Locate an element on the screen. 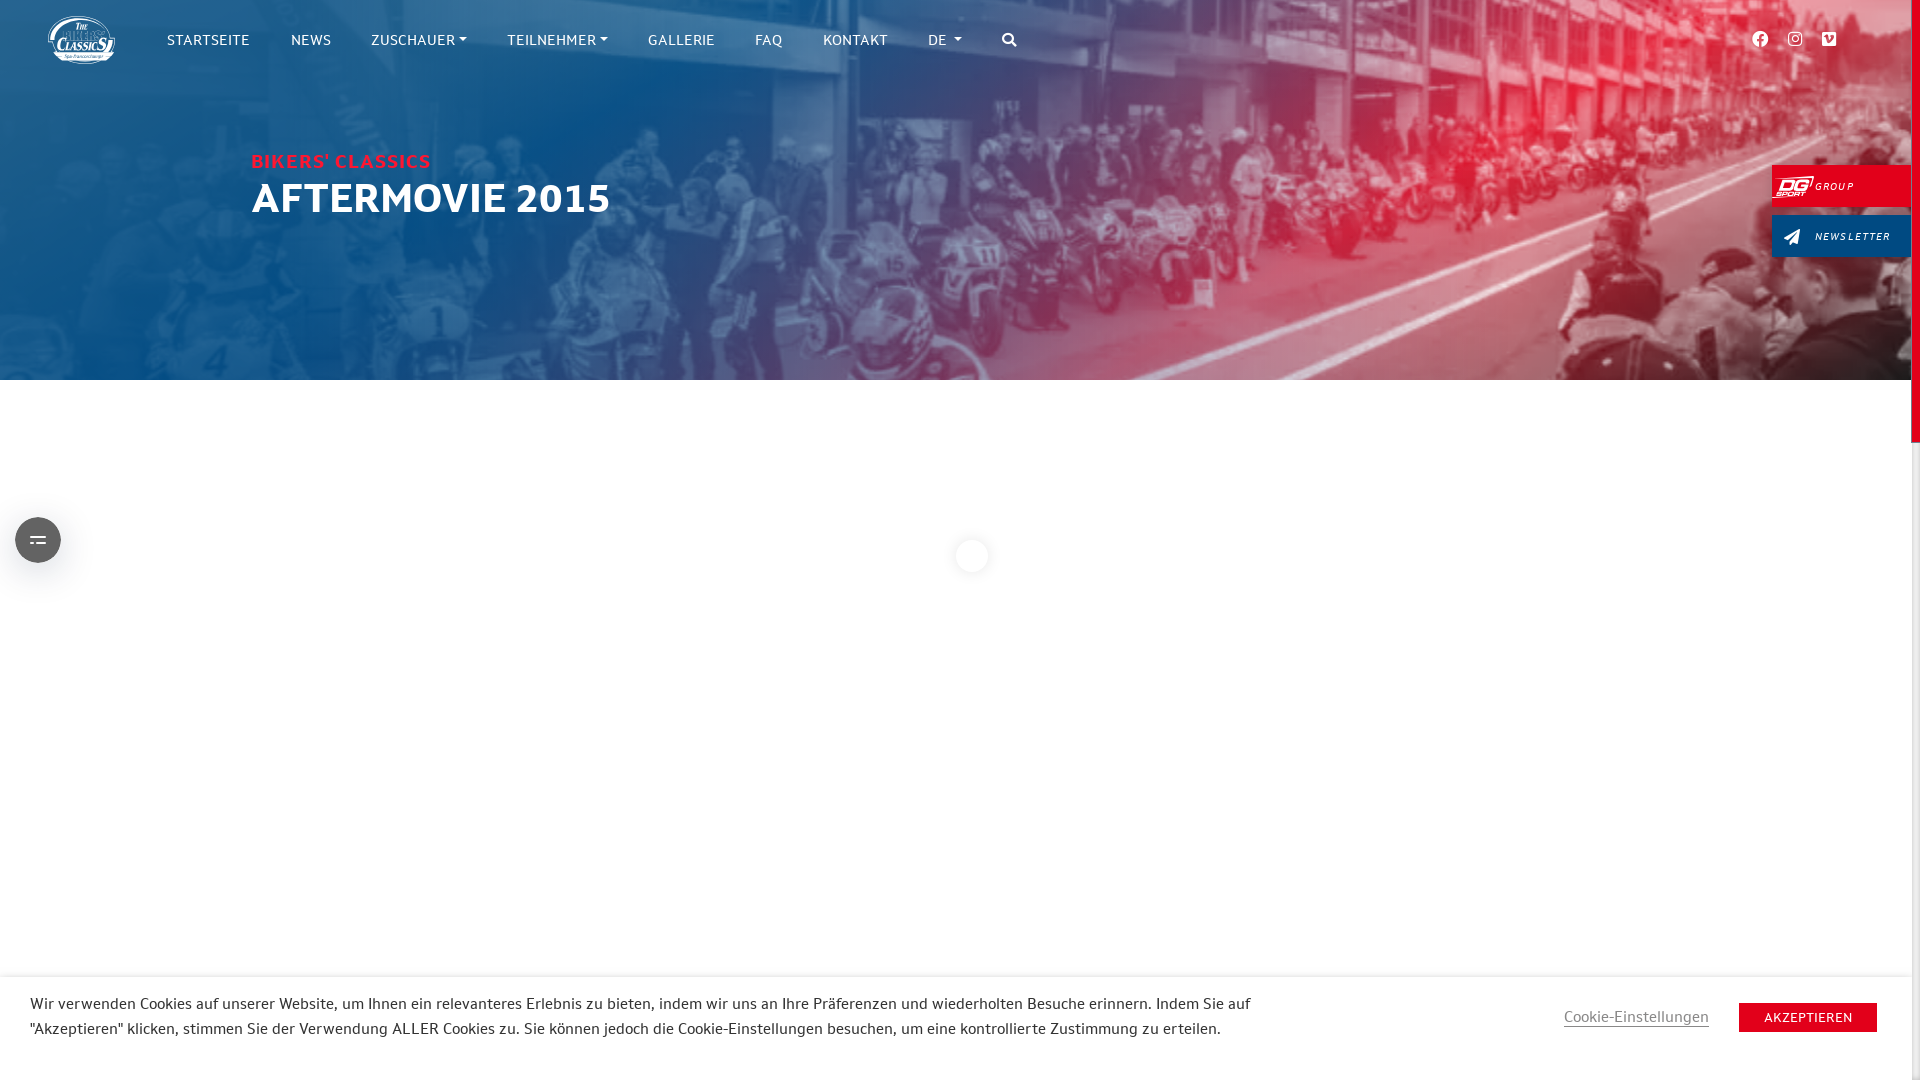  'AKZEPTIEREN' is located at coordinates (1808, 1017).